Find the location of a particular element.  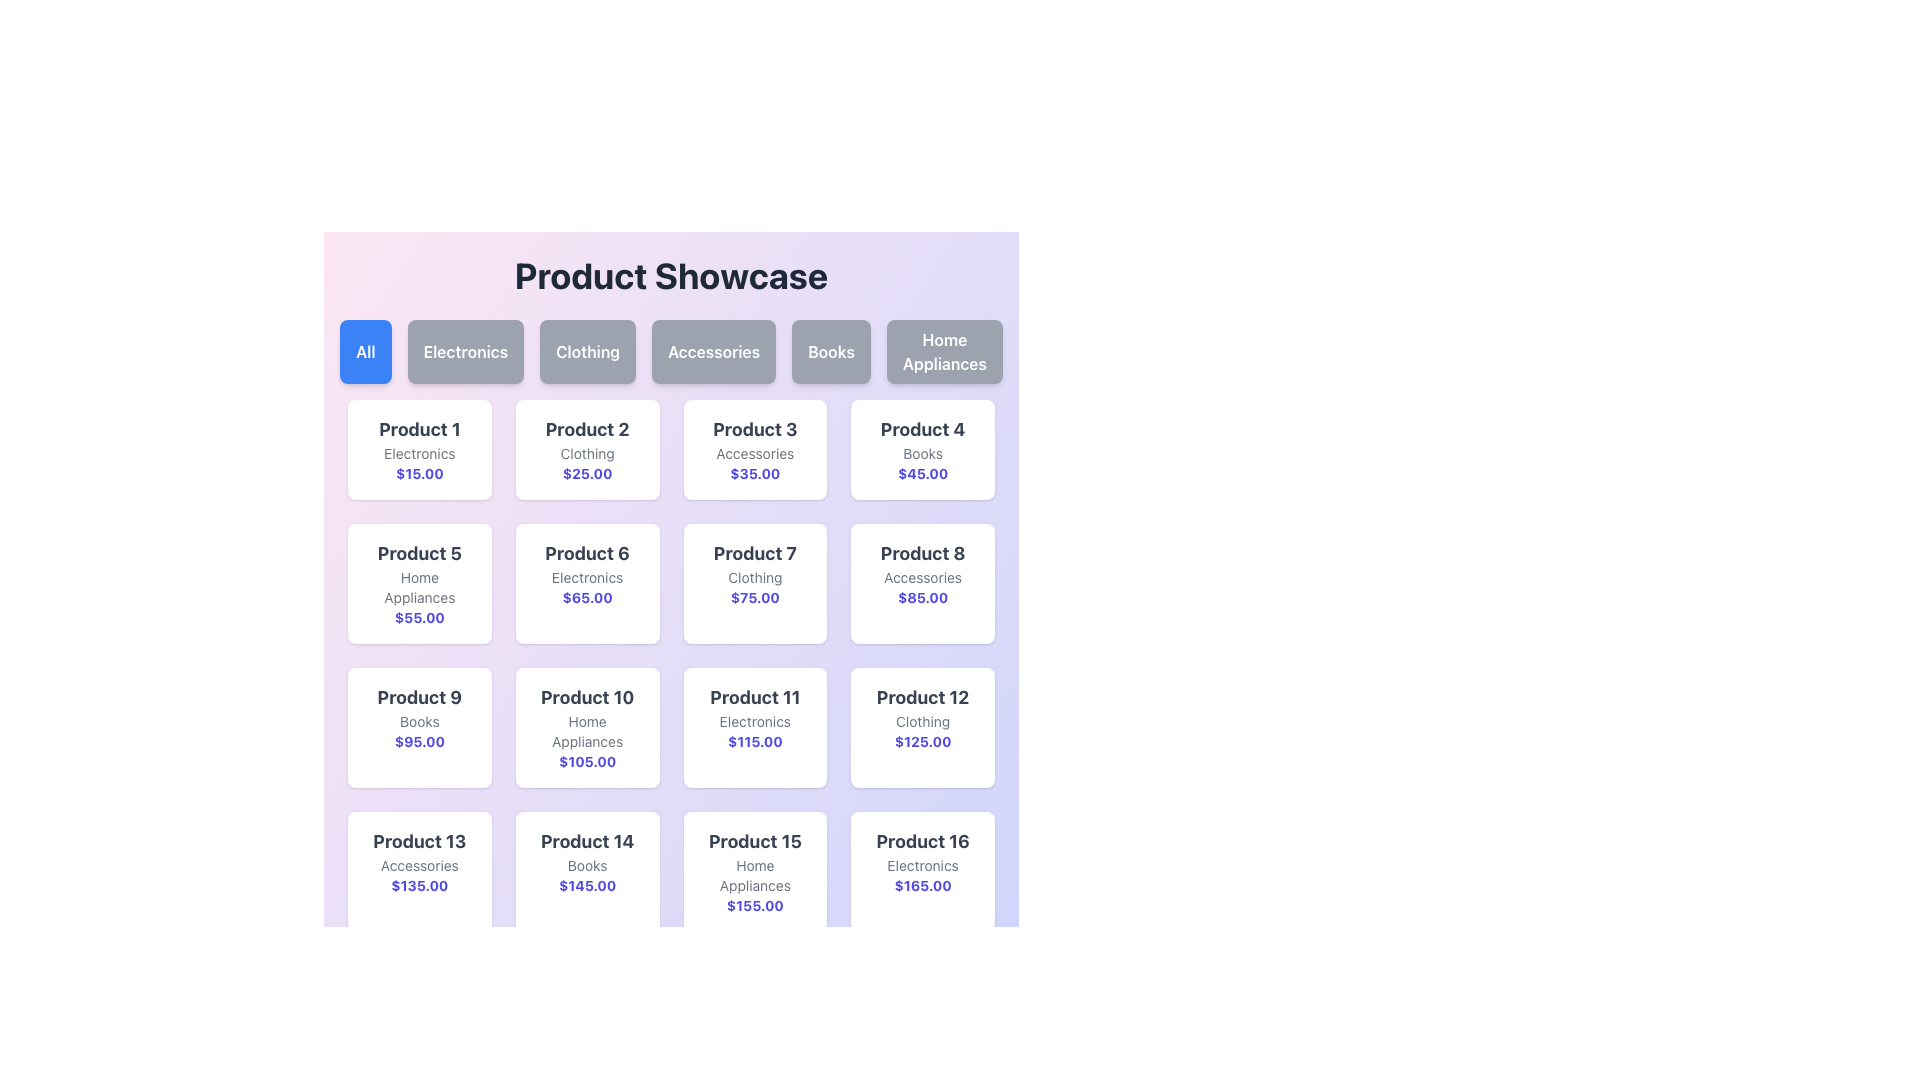

text content of the product title label located in the second card of the first row in the grid layout is located at coordinates (586, 428).